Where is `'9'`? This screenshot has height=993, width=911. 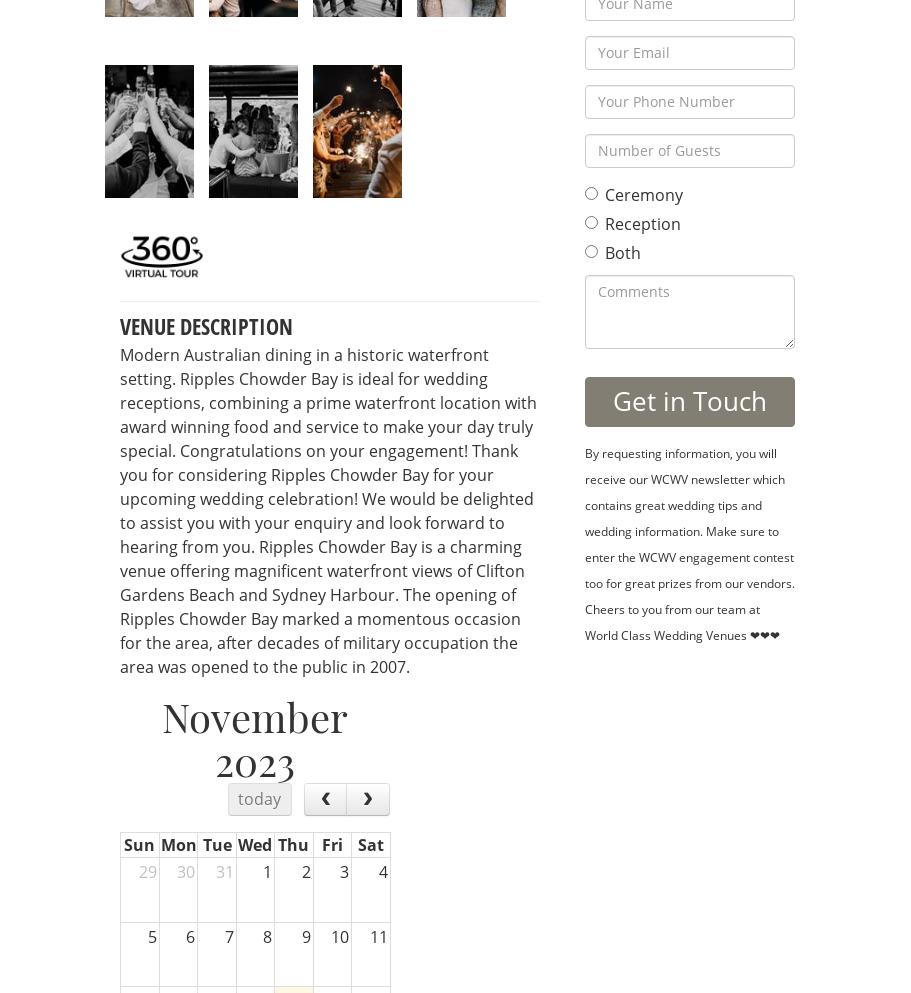
'9' is located at coordinates (305, 935).